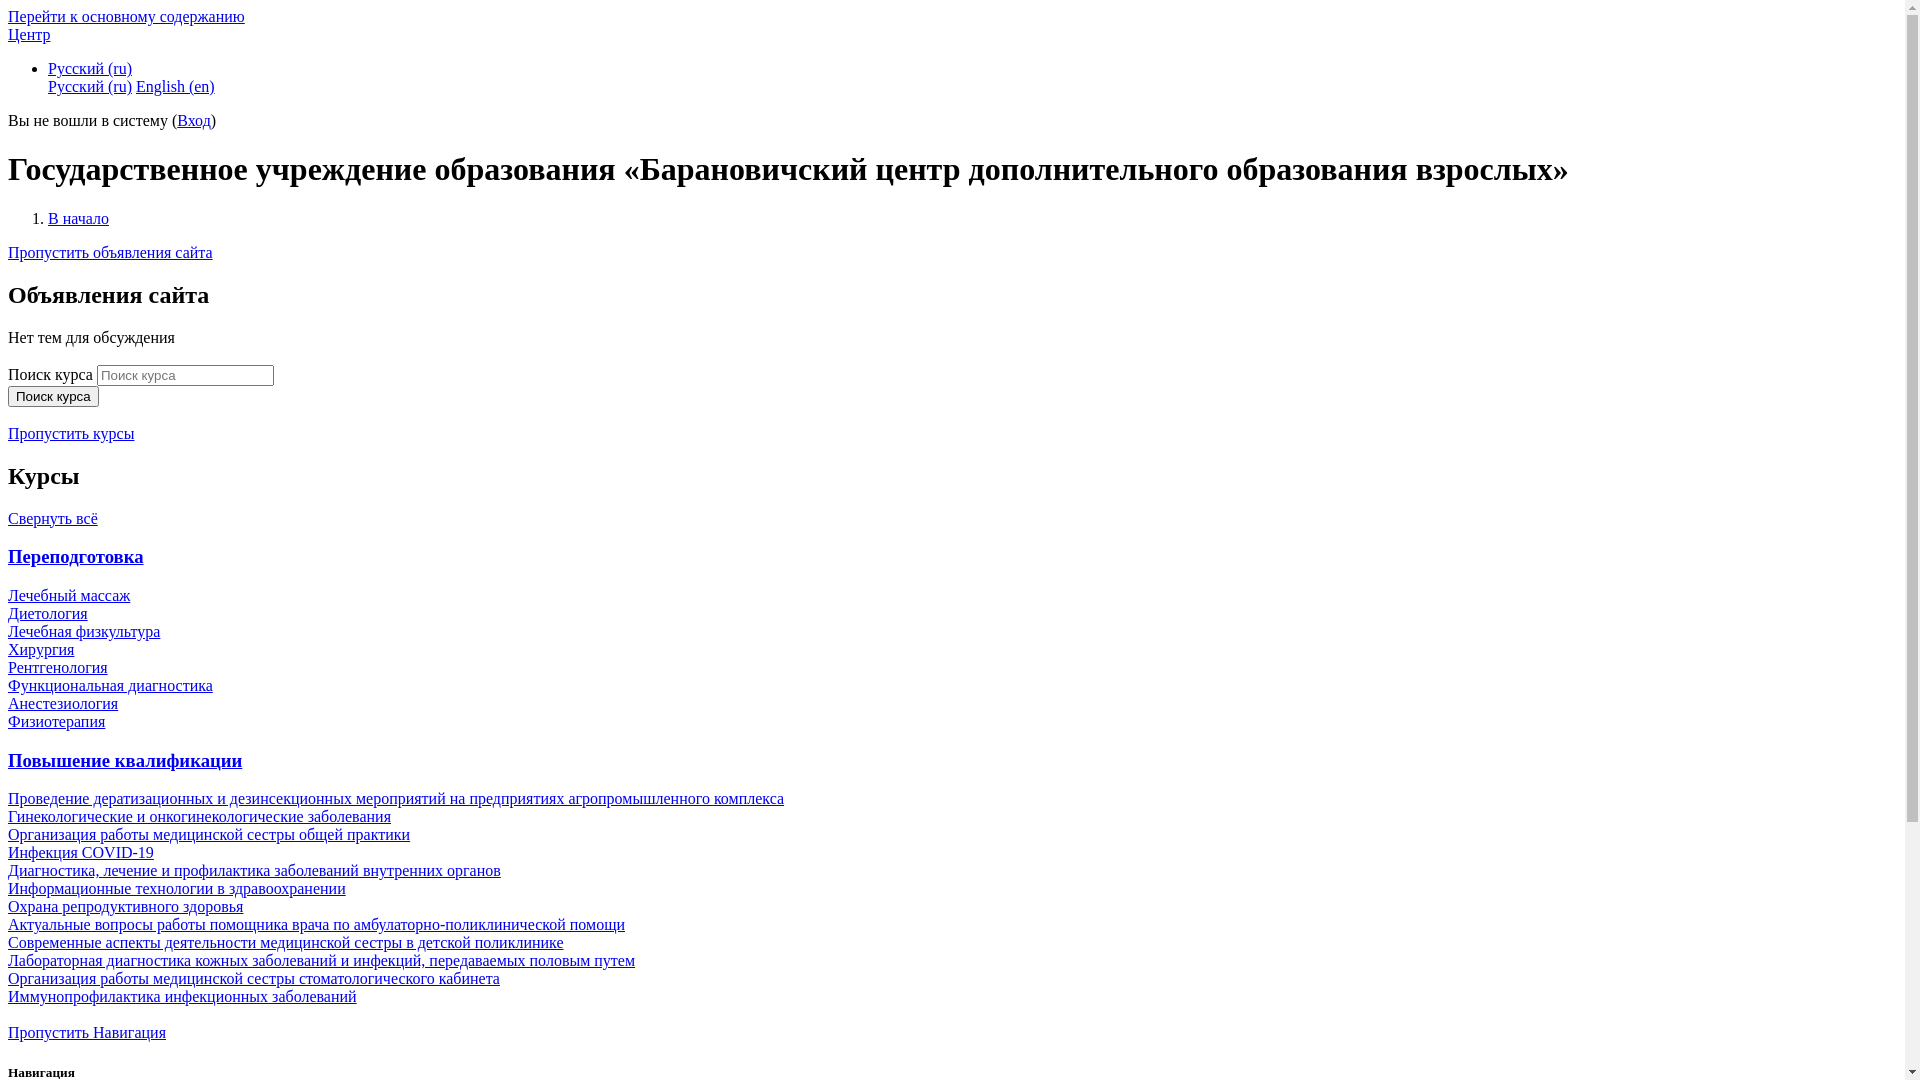  Describe the element at coordinates (175, 85) in the screenshot. I see `'English (en)'` at that location.